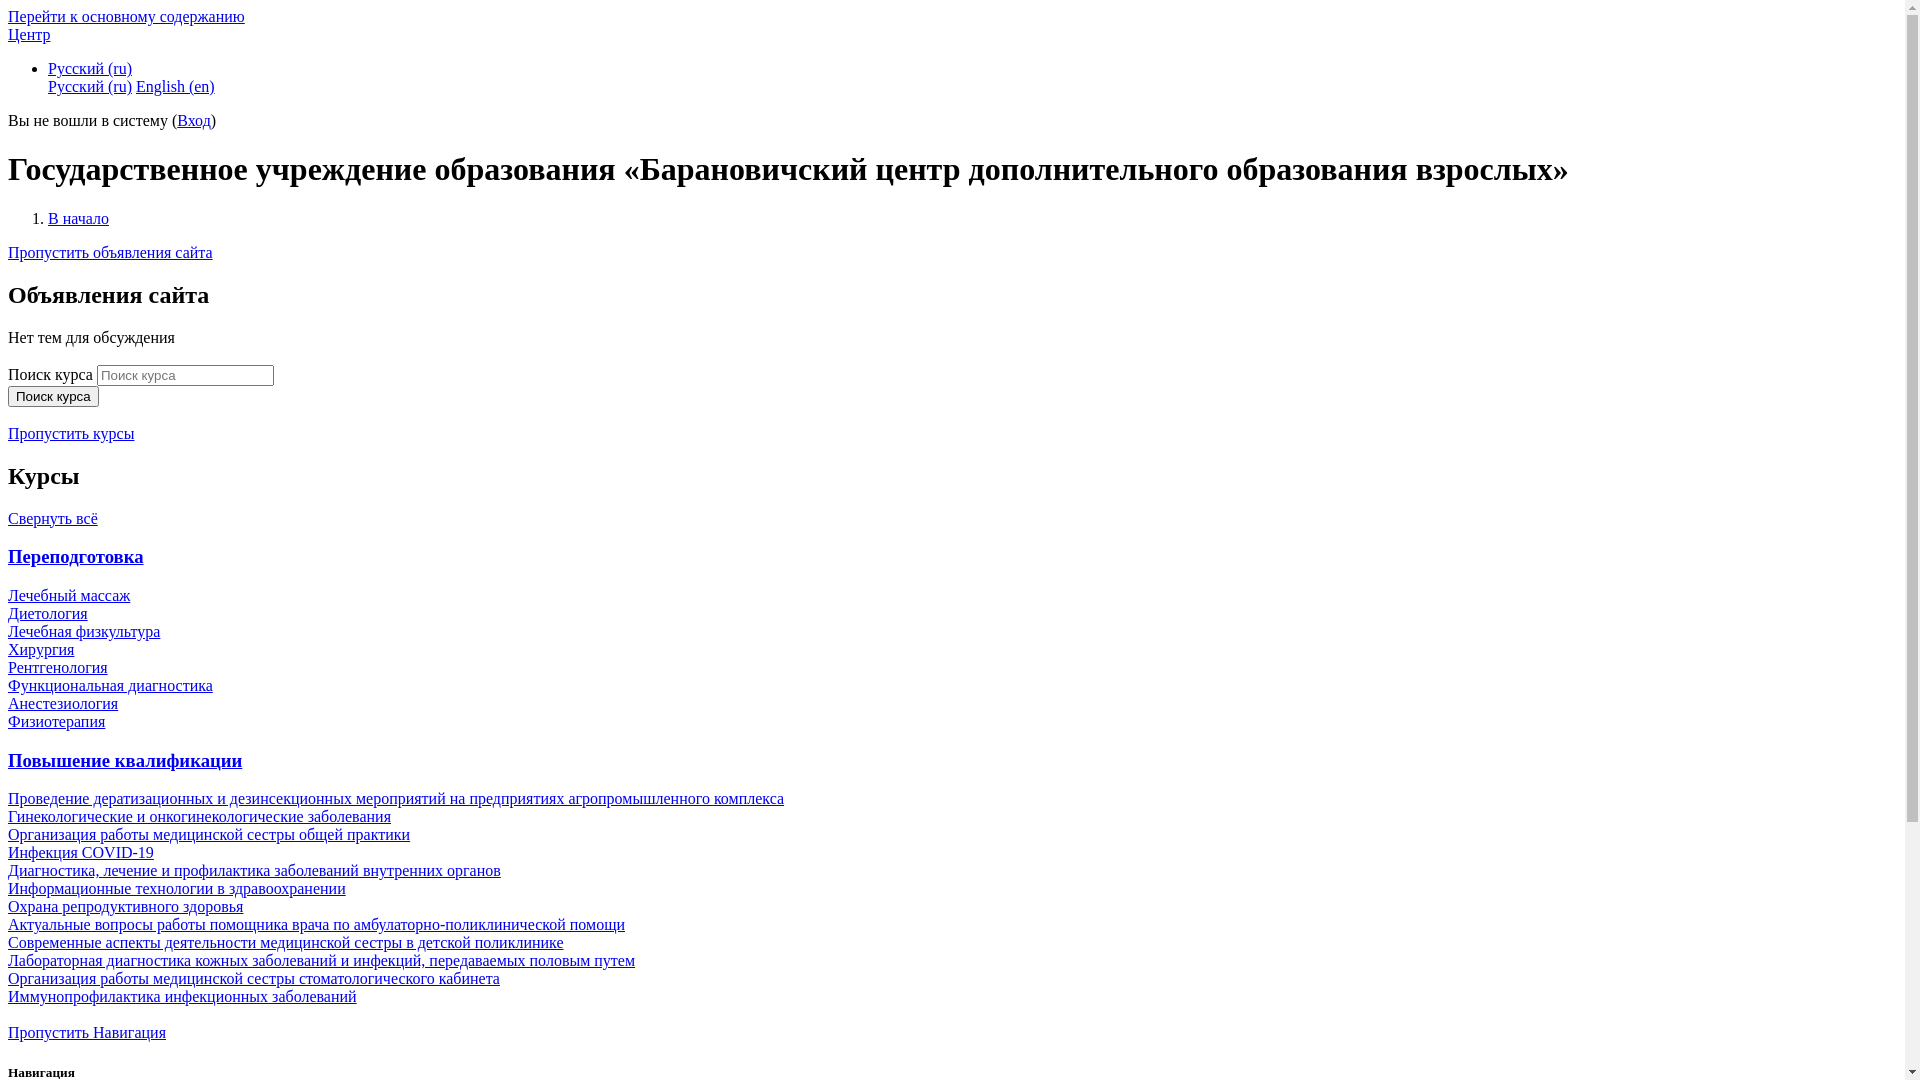  Describe the element at coordinates (175, 85) in the screenshot. I see `'English (en)'` at that location.